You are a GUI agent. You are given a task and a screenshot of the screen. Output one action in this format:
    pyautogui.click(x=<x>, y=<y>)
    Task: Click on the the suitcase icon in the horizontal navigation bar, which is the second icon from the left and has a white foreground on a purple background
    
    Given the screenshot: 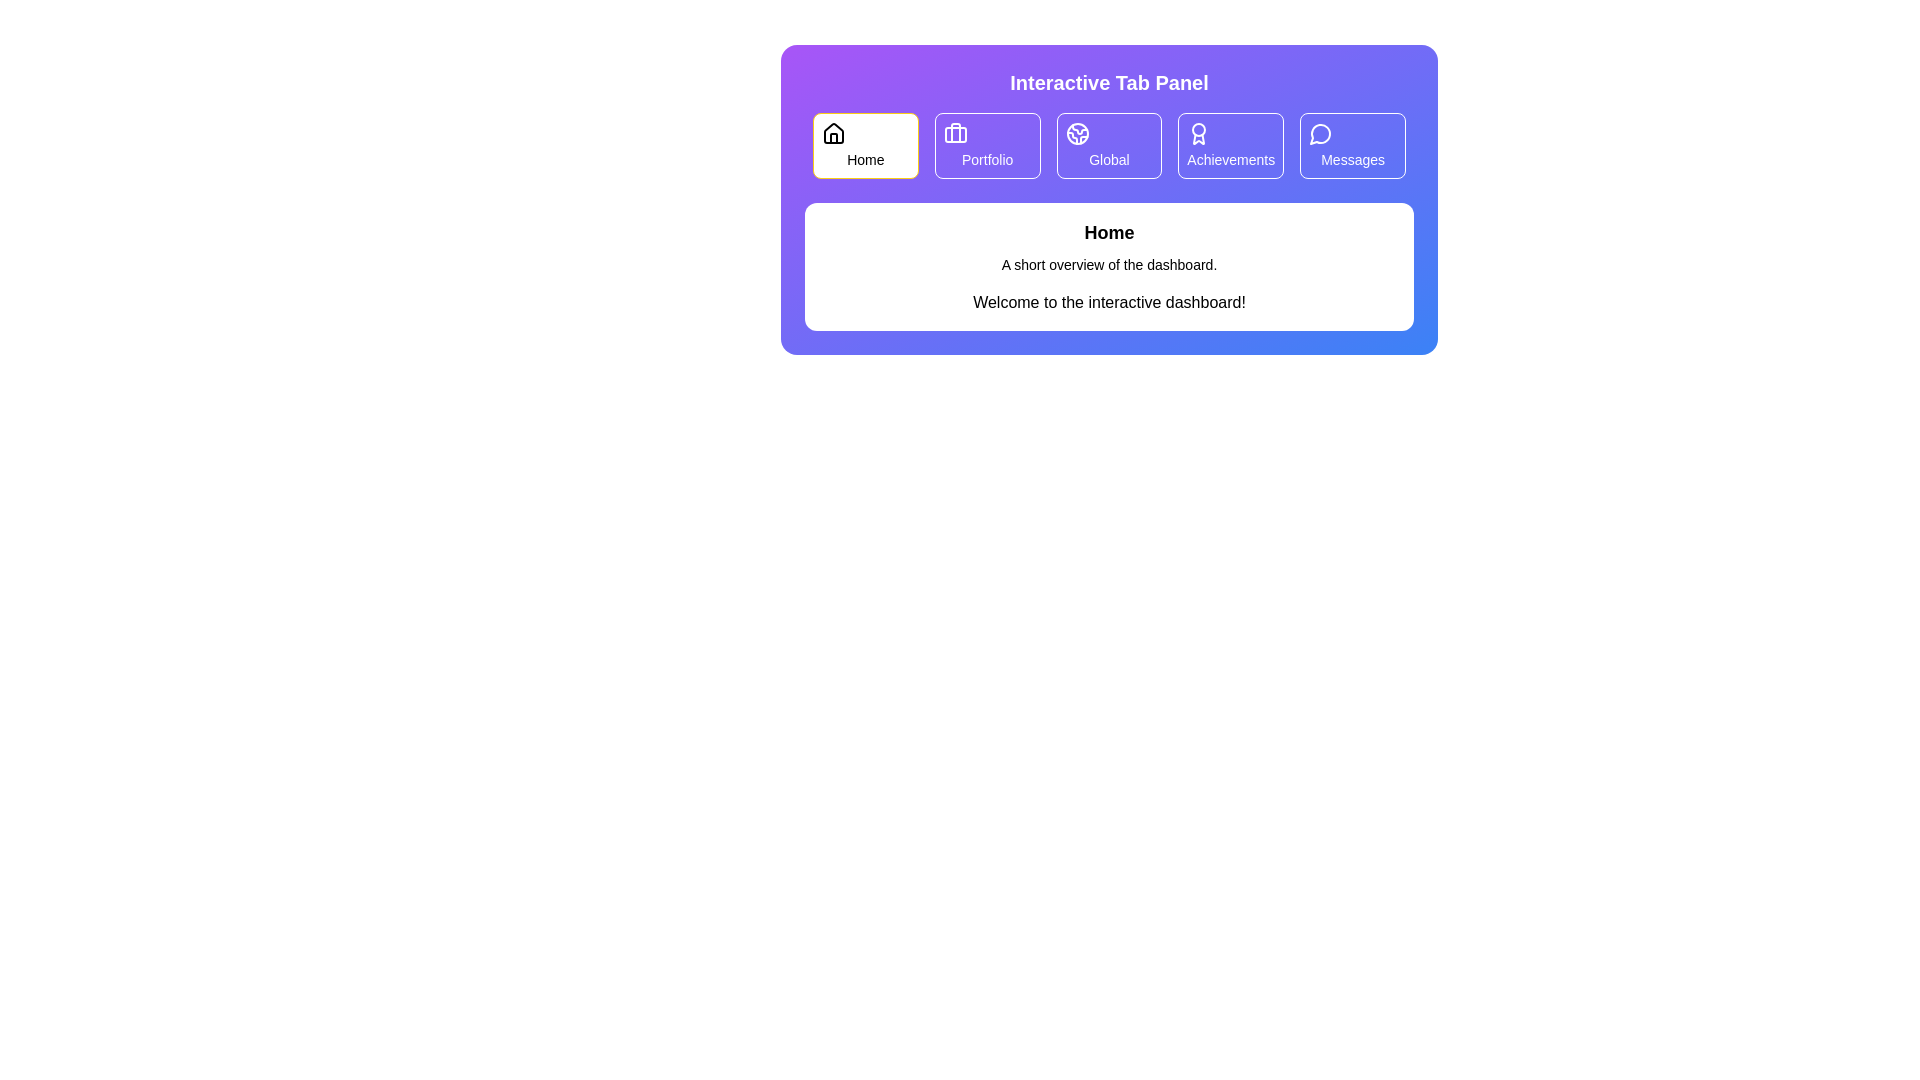 What is the action you would take?
    pyautogui.click(x=954, y=134)
    